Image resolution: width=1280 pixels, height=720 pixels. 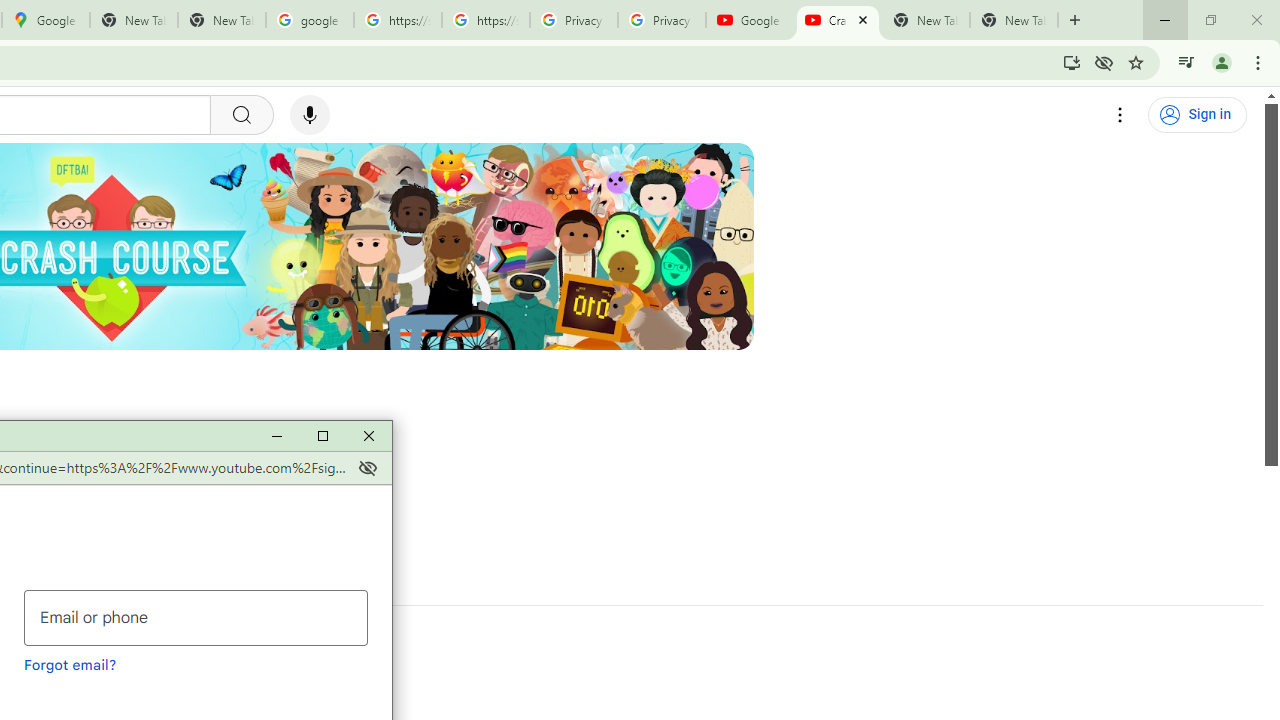 What do you see at coordinates (196, 617) in the screenshot?
I see `'Email or phone'` at bounding box center [196, 617].